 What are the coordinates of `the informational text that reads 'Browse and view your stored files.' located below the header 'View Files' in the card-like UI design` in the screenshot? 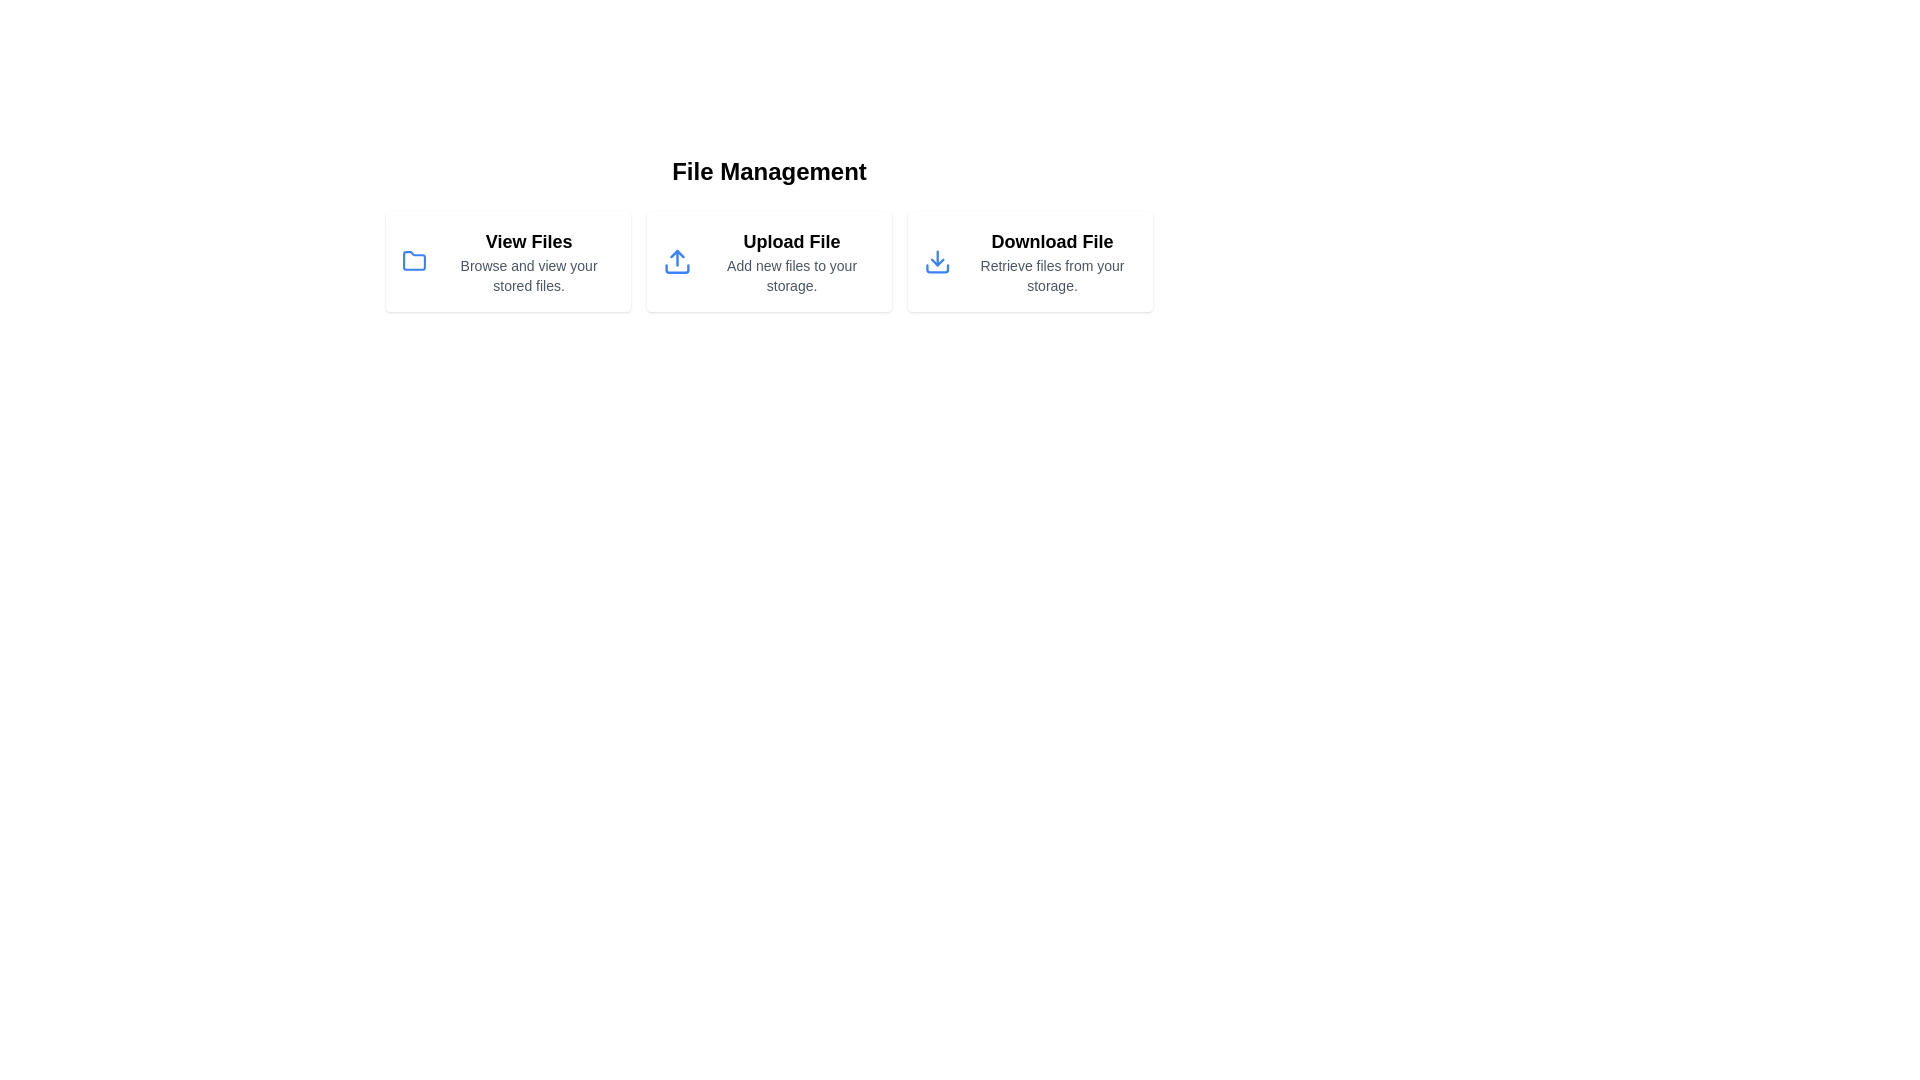 It's located at (529, 276).